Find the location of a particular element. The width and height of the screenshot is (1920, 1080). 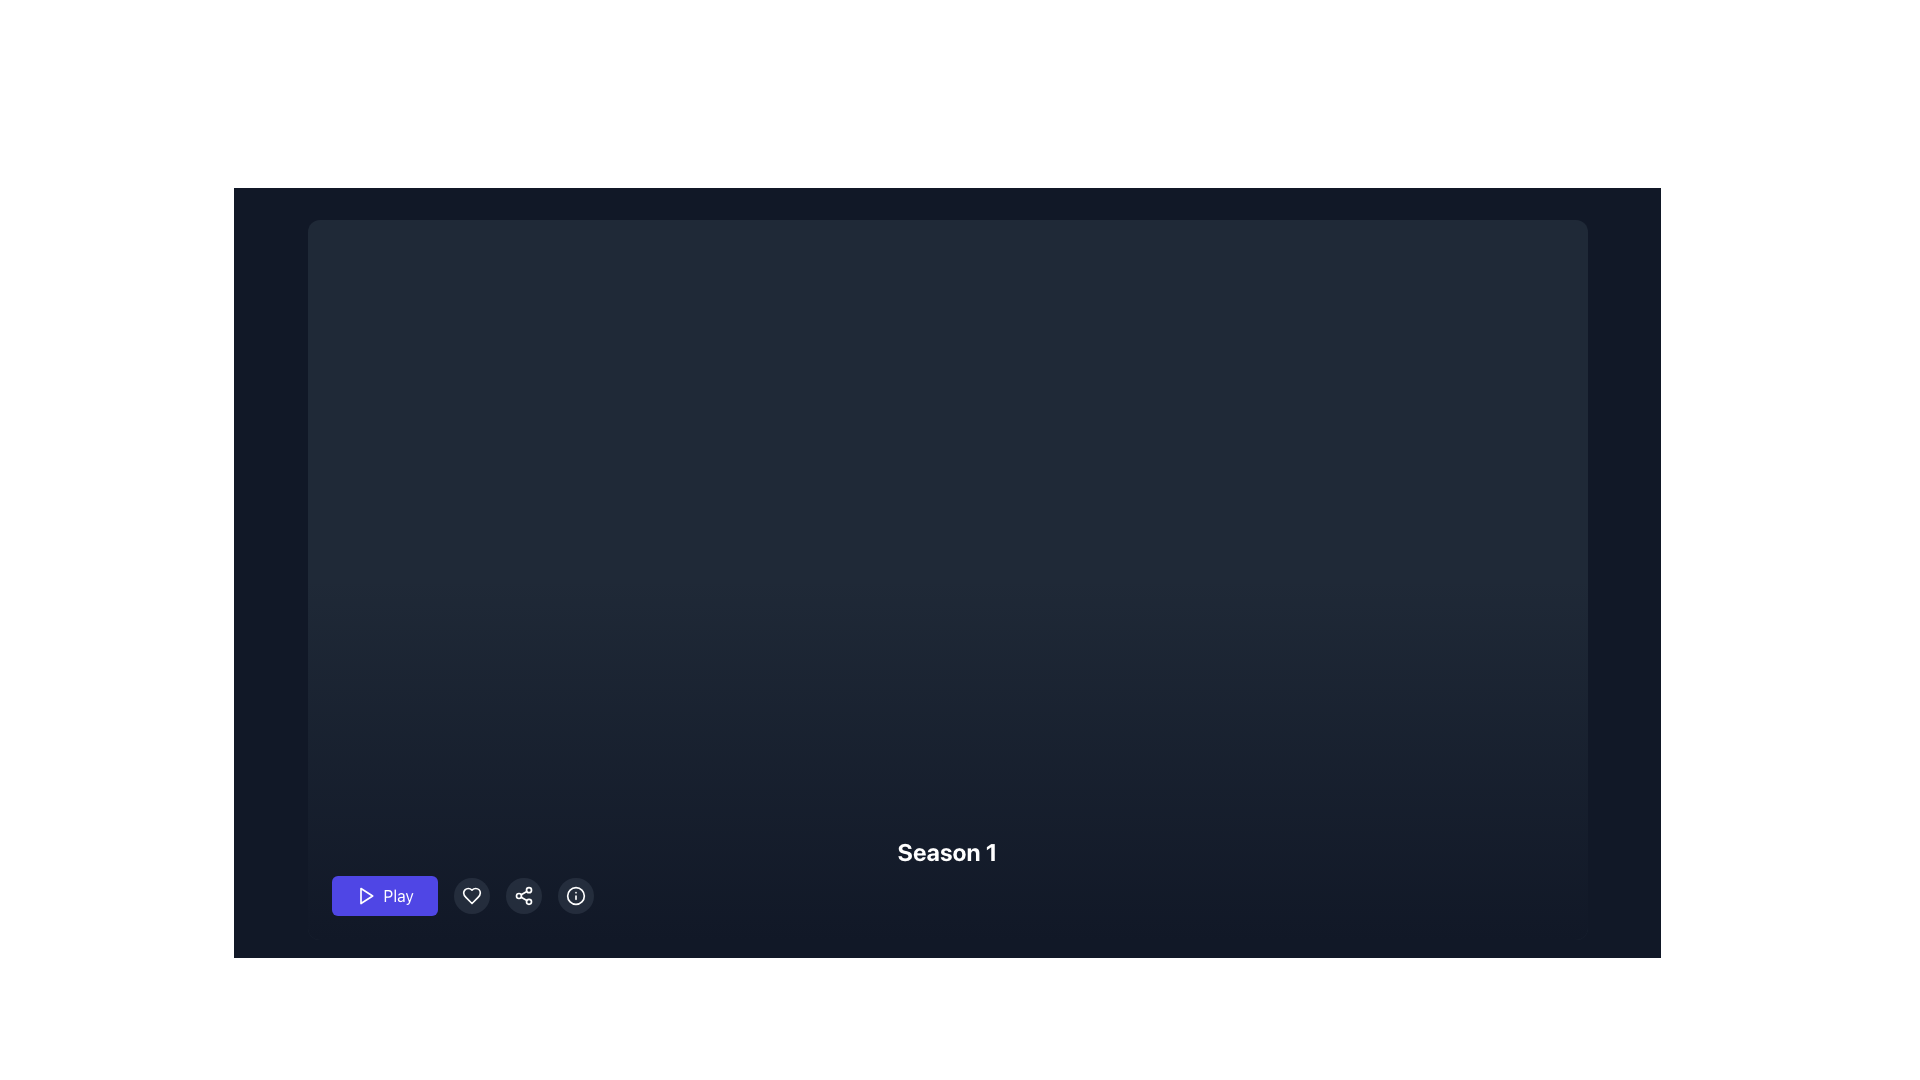

the heart icon button located at the bottom center of the interface is located at coordinates (470, 894).